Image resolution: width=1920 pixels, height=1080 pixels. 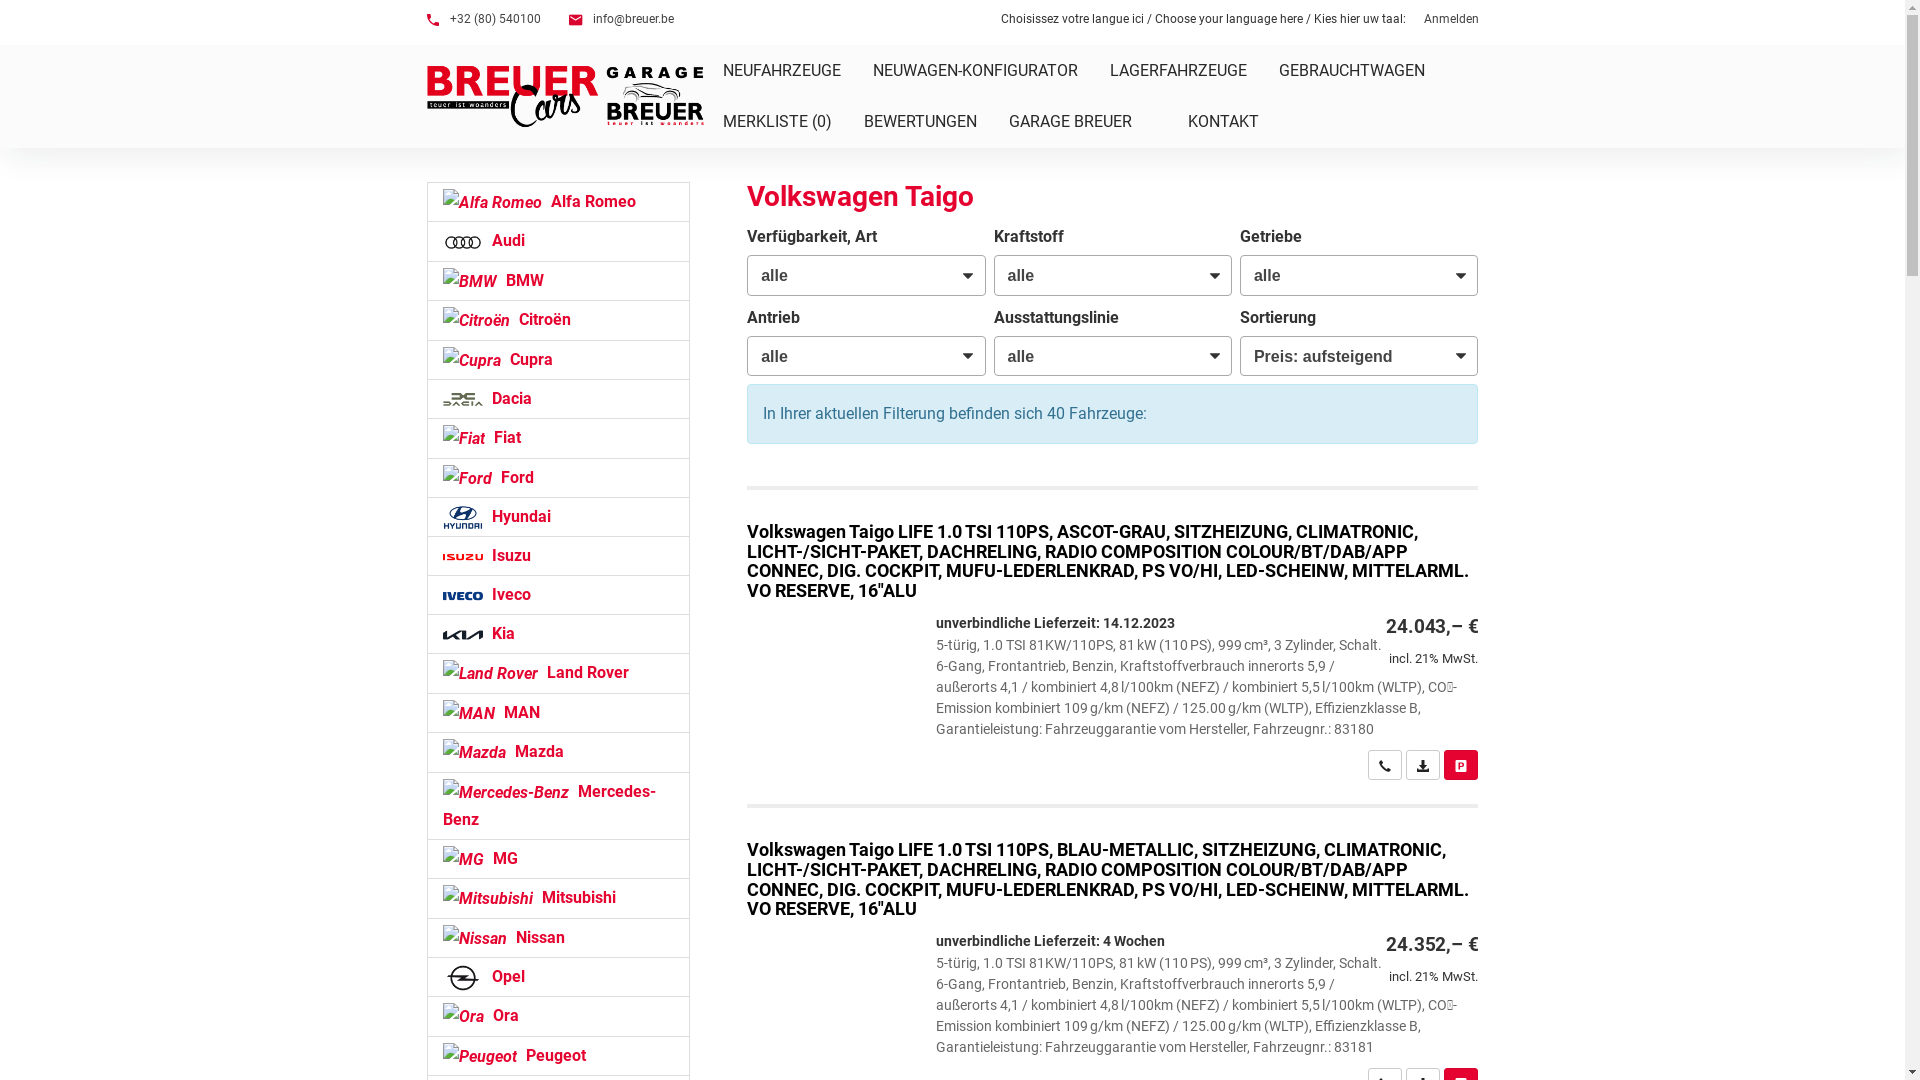 What do you see at coordinates (557, 201) in the screenshot?
I see `'Alfa Romeo'` at bounding box center [557, 201].